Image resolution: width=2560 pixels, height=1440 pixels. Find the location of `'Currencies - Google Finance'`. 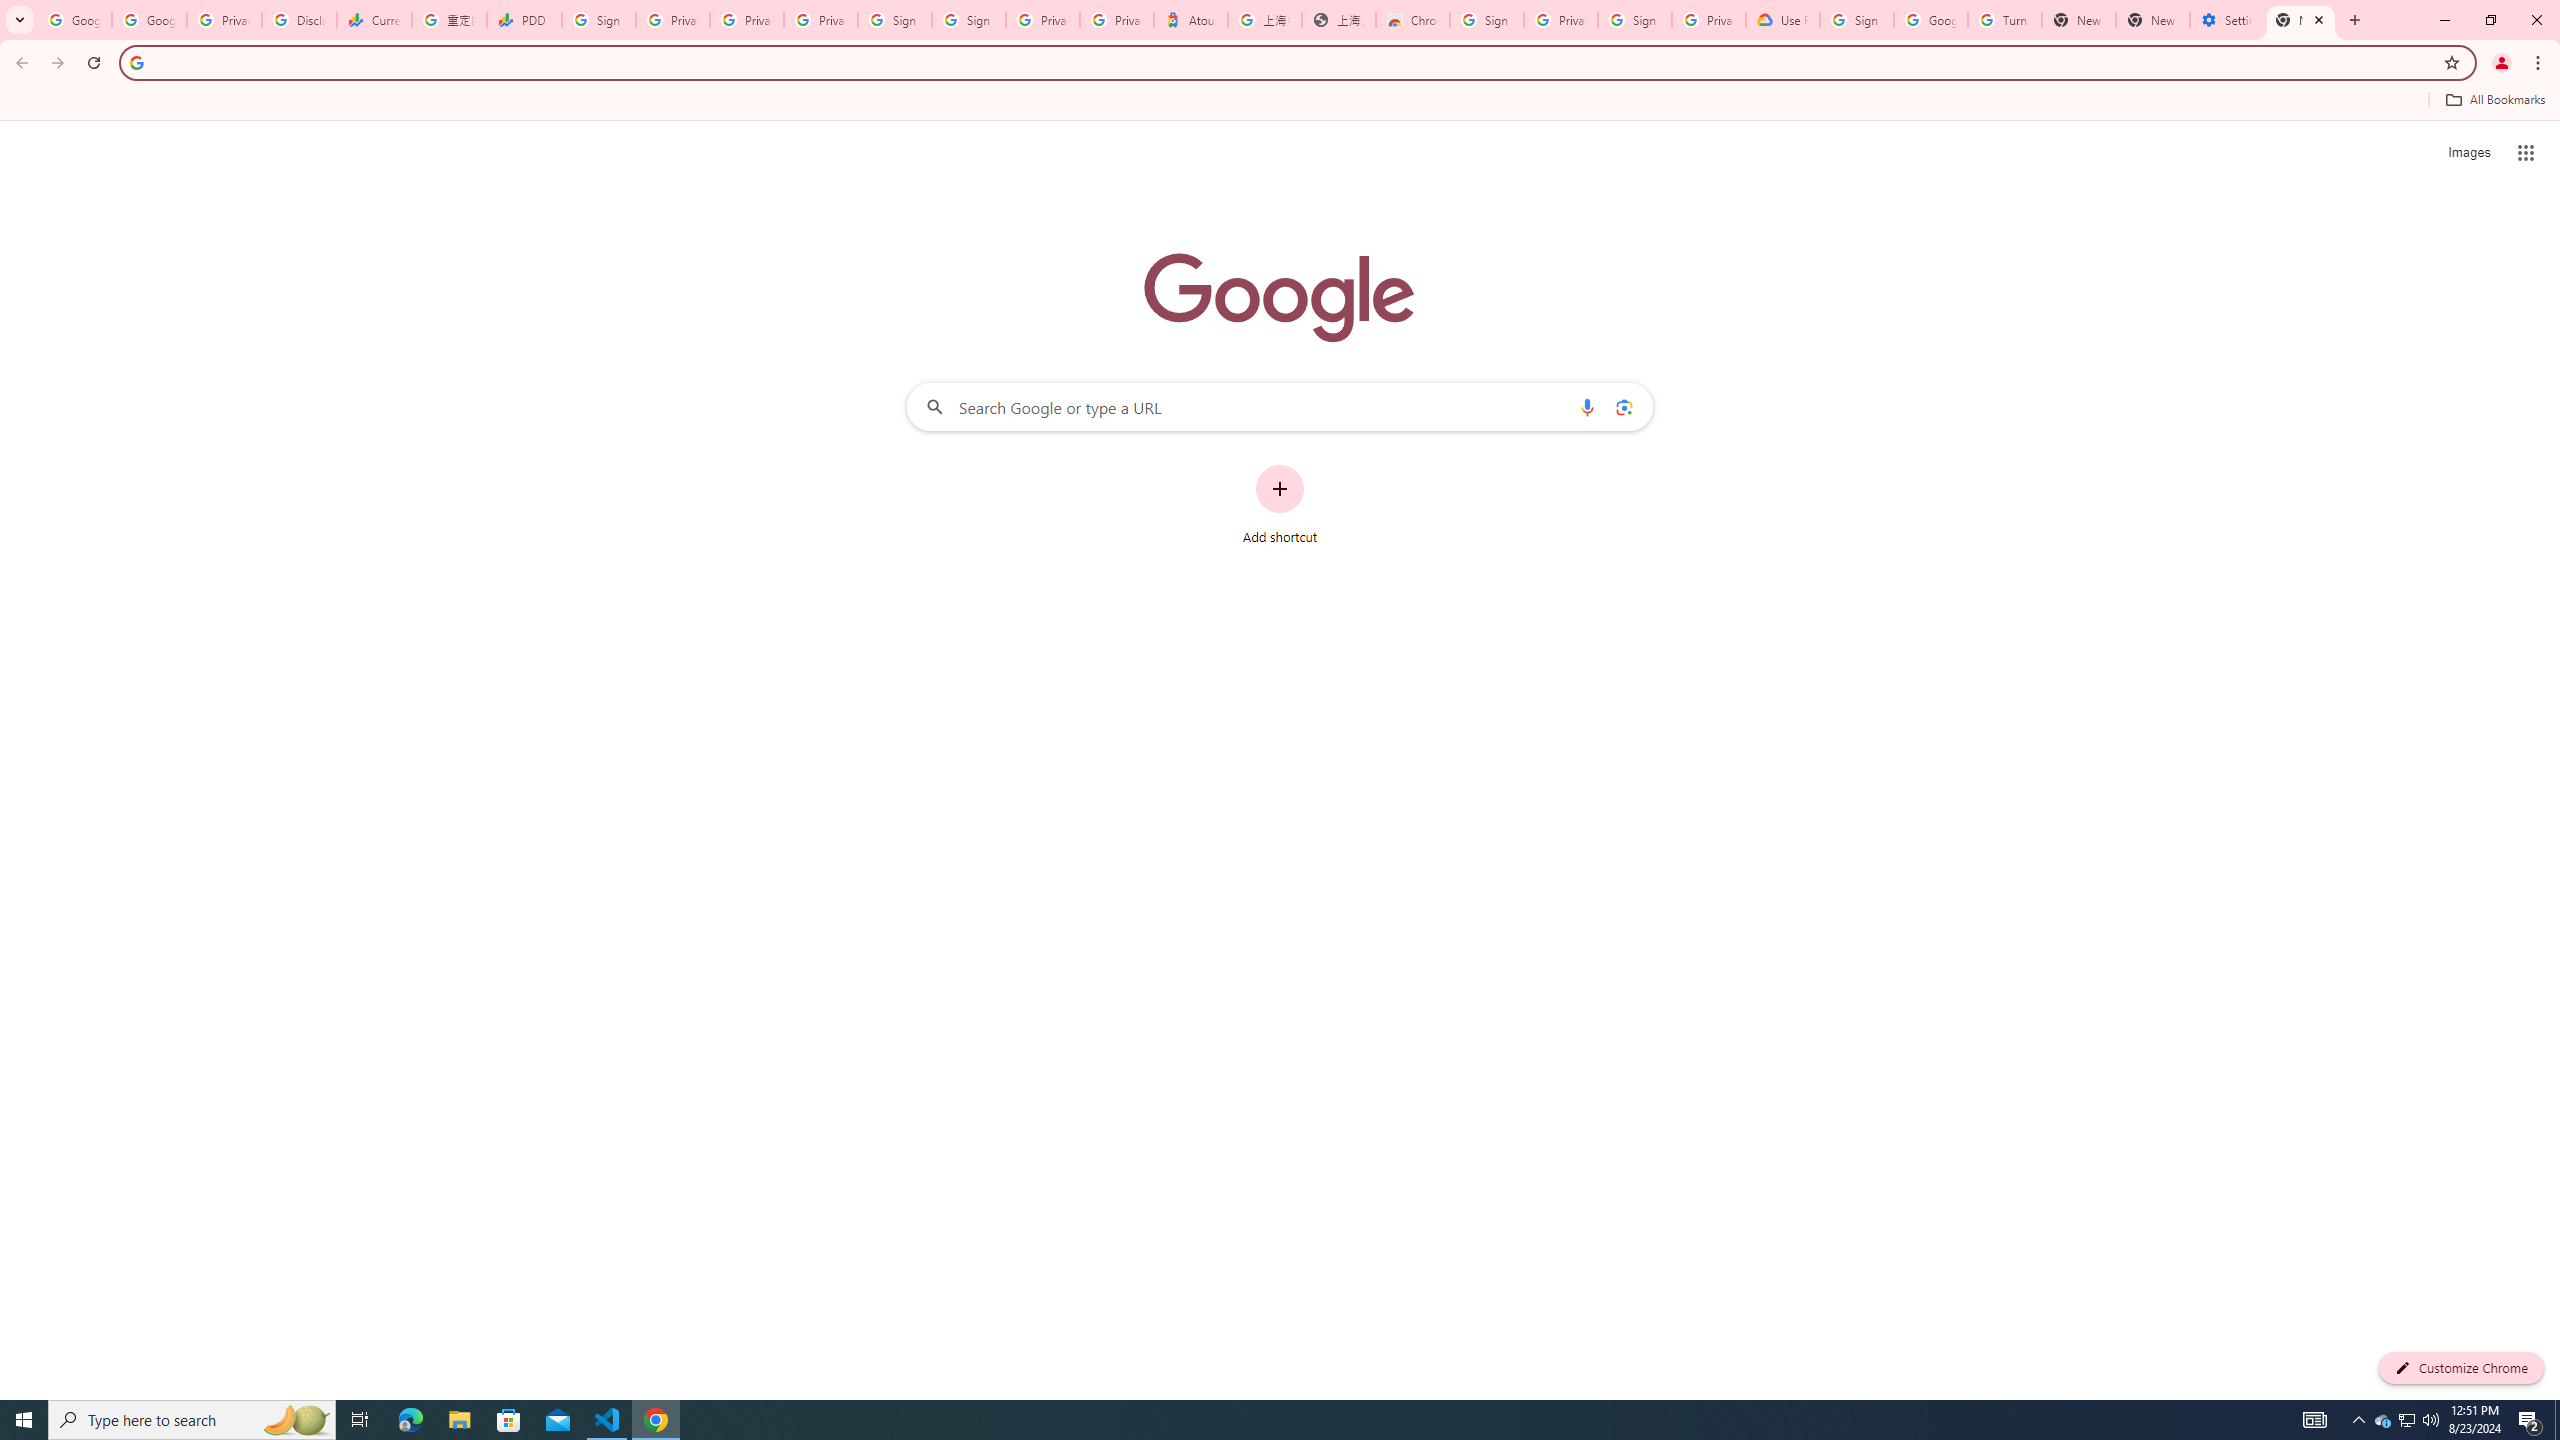

'Currencies - Google Finance' is located at coordinates (372, 19).